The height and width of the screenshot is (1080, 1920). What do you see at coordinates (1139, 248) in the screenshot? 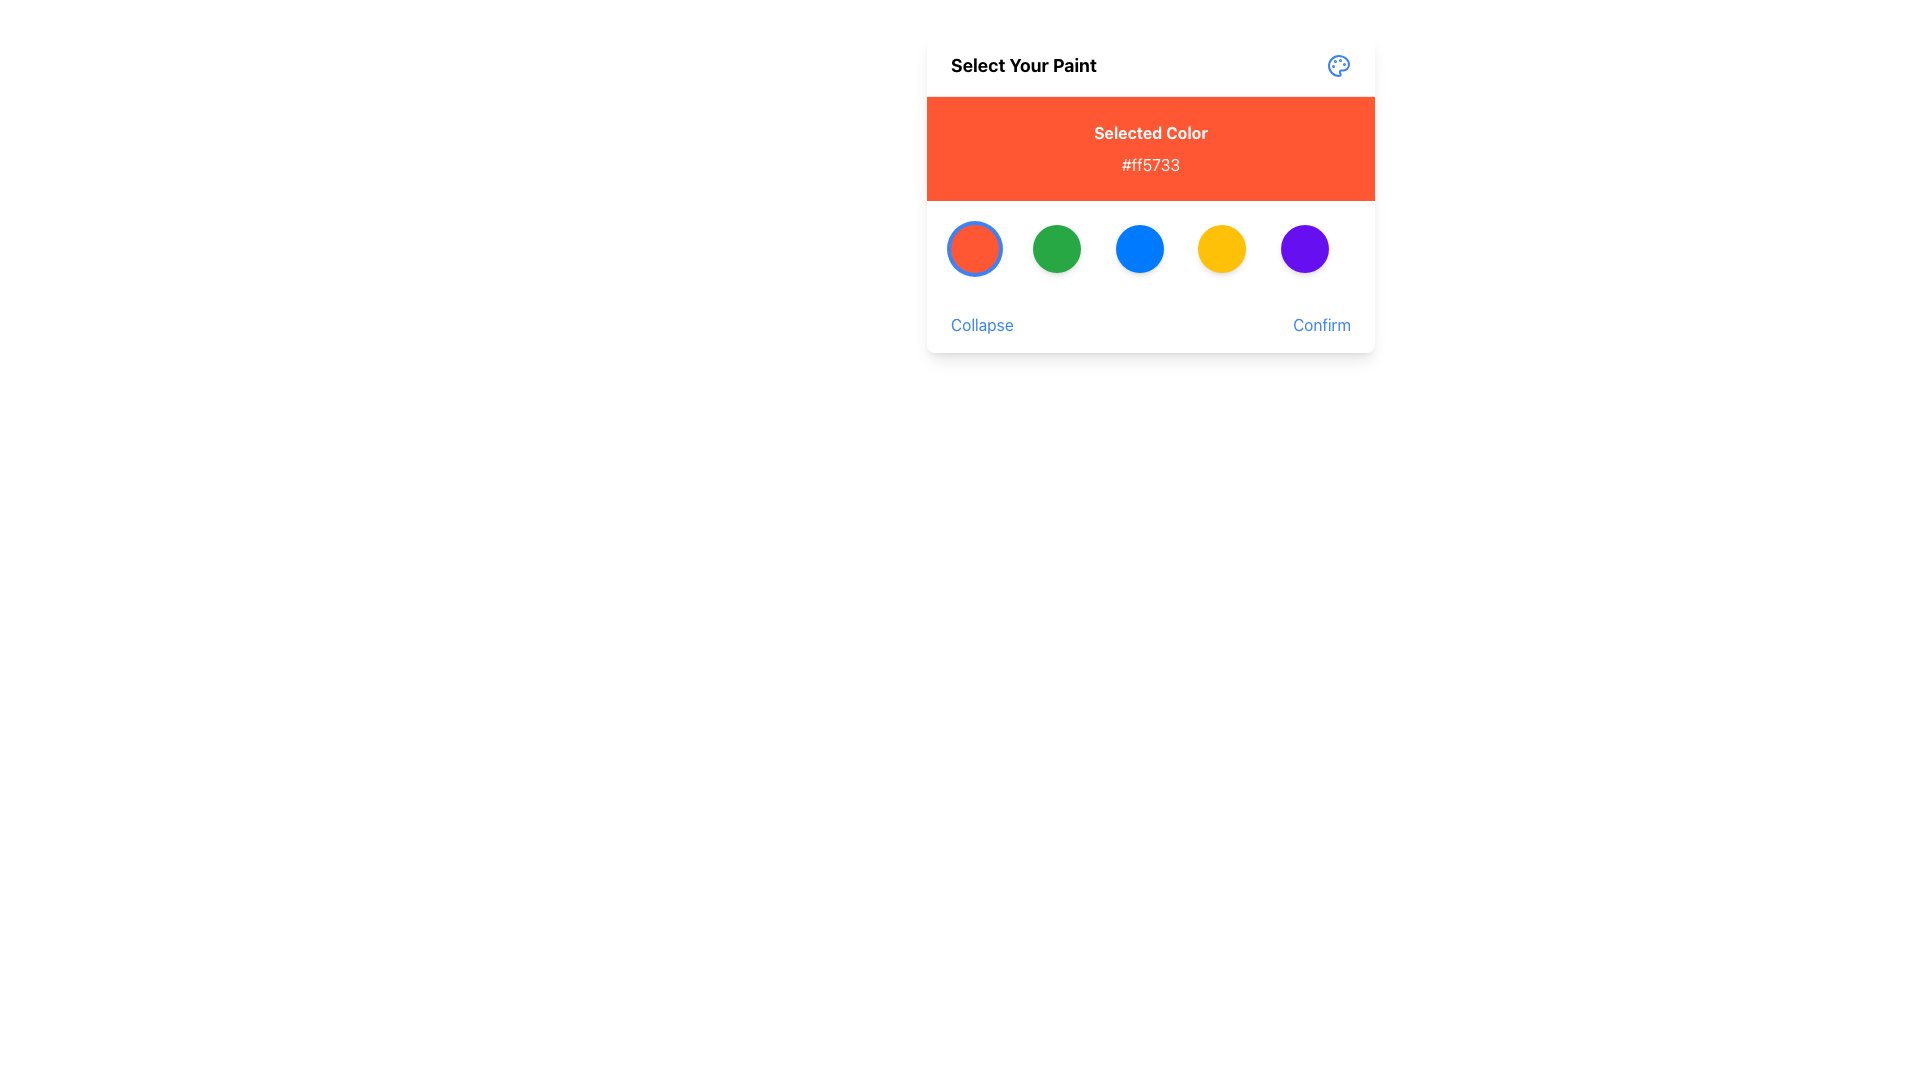
I see `the circular blue button, which is the third in a row of five similar circular elements, positioned between a green circle on the left and a yellow circle on the right` at bounding box center [1139, 248].